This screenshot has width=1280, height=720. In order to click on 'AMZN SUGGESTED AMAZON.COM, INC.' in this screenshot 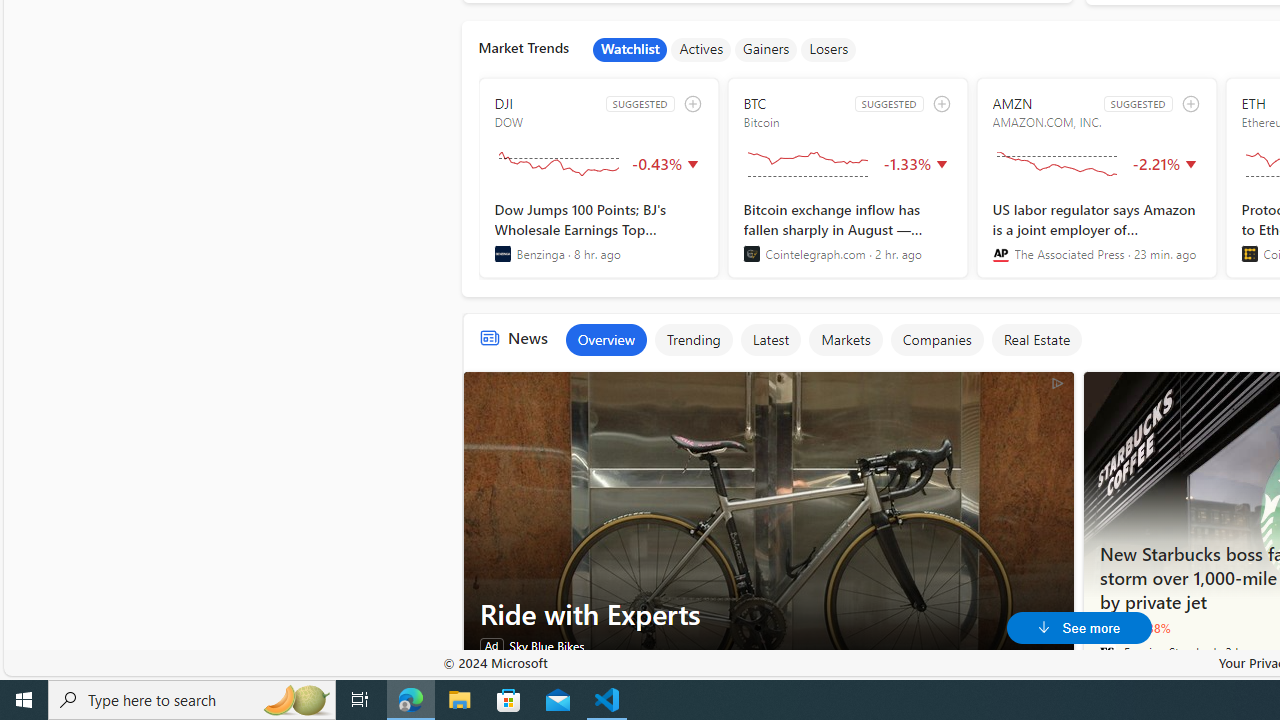, I will do `click(1095, 177)`.